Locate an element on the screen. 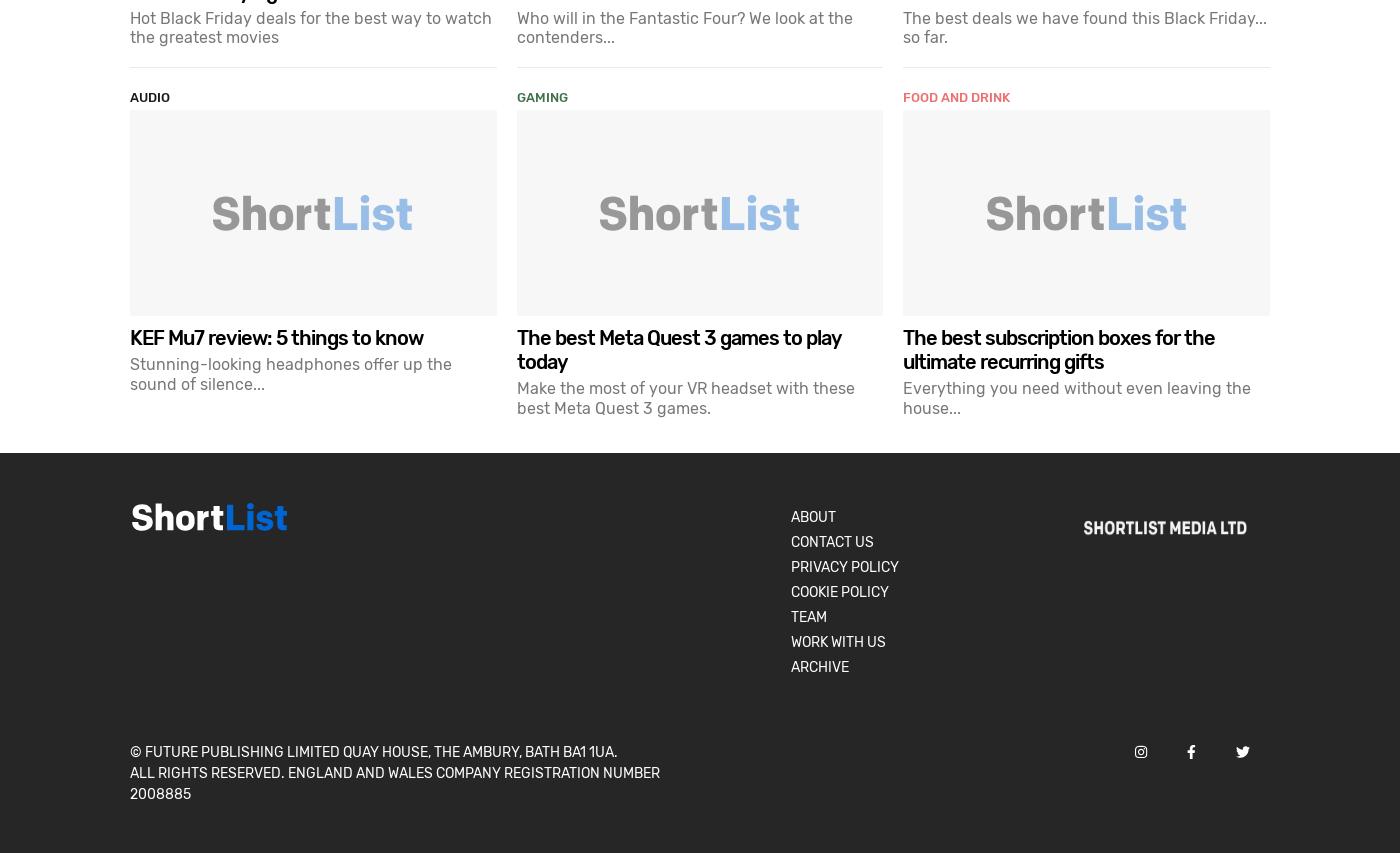 Image resolution: width=1400 pixels, height=853 pixels. 'All rights reserved. England and Wales company registration number 2008885' is located at coordinates (394, 782).